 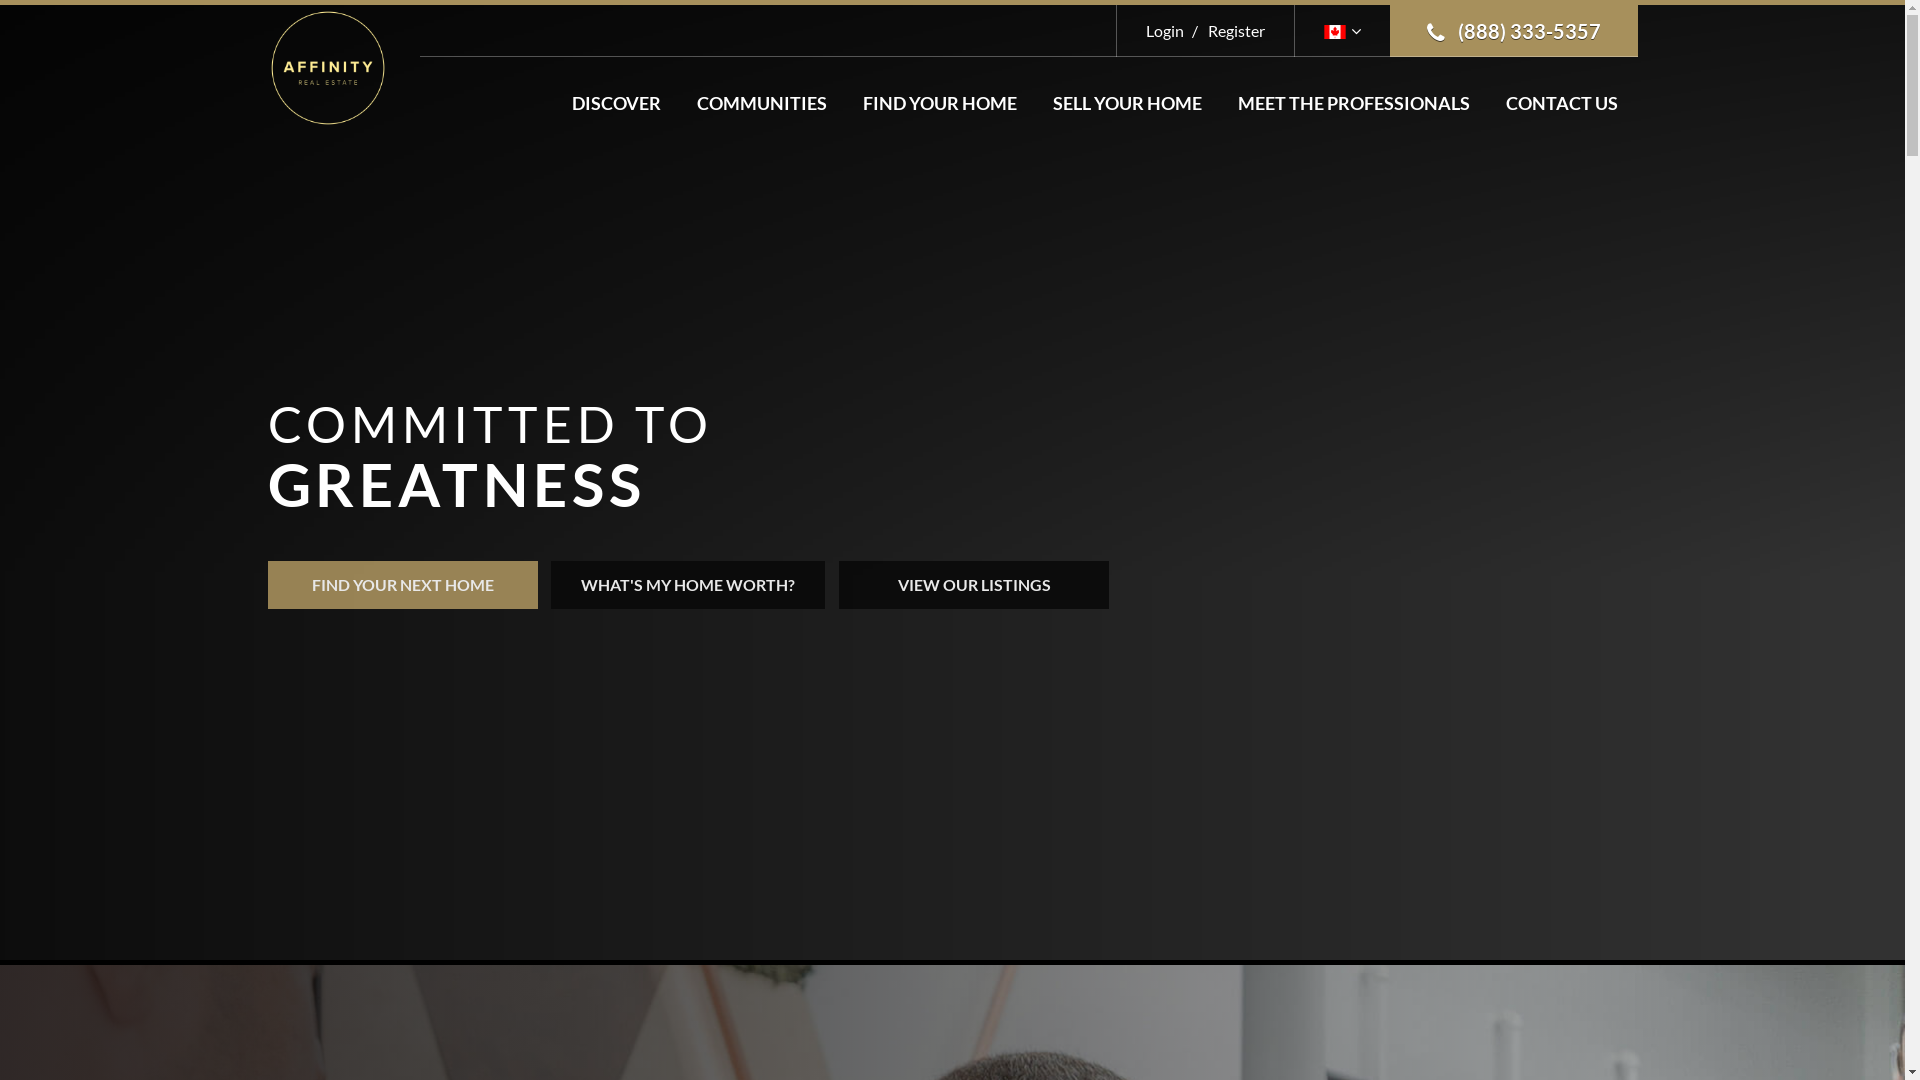 I want to click on 'Login', so click(x=1165, y=30).